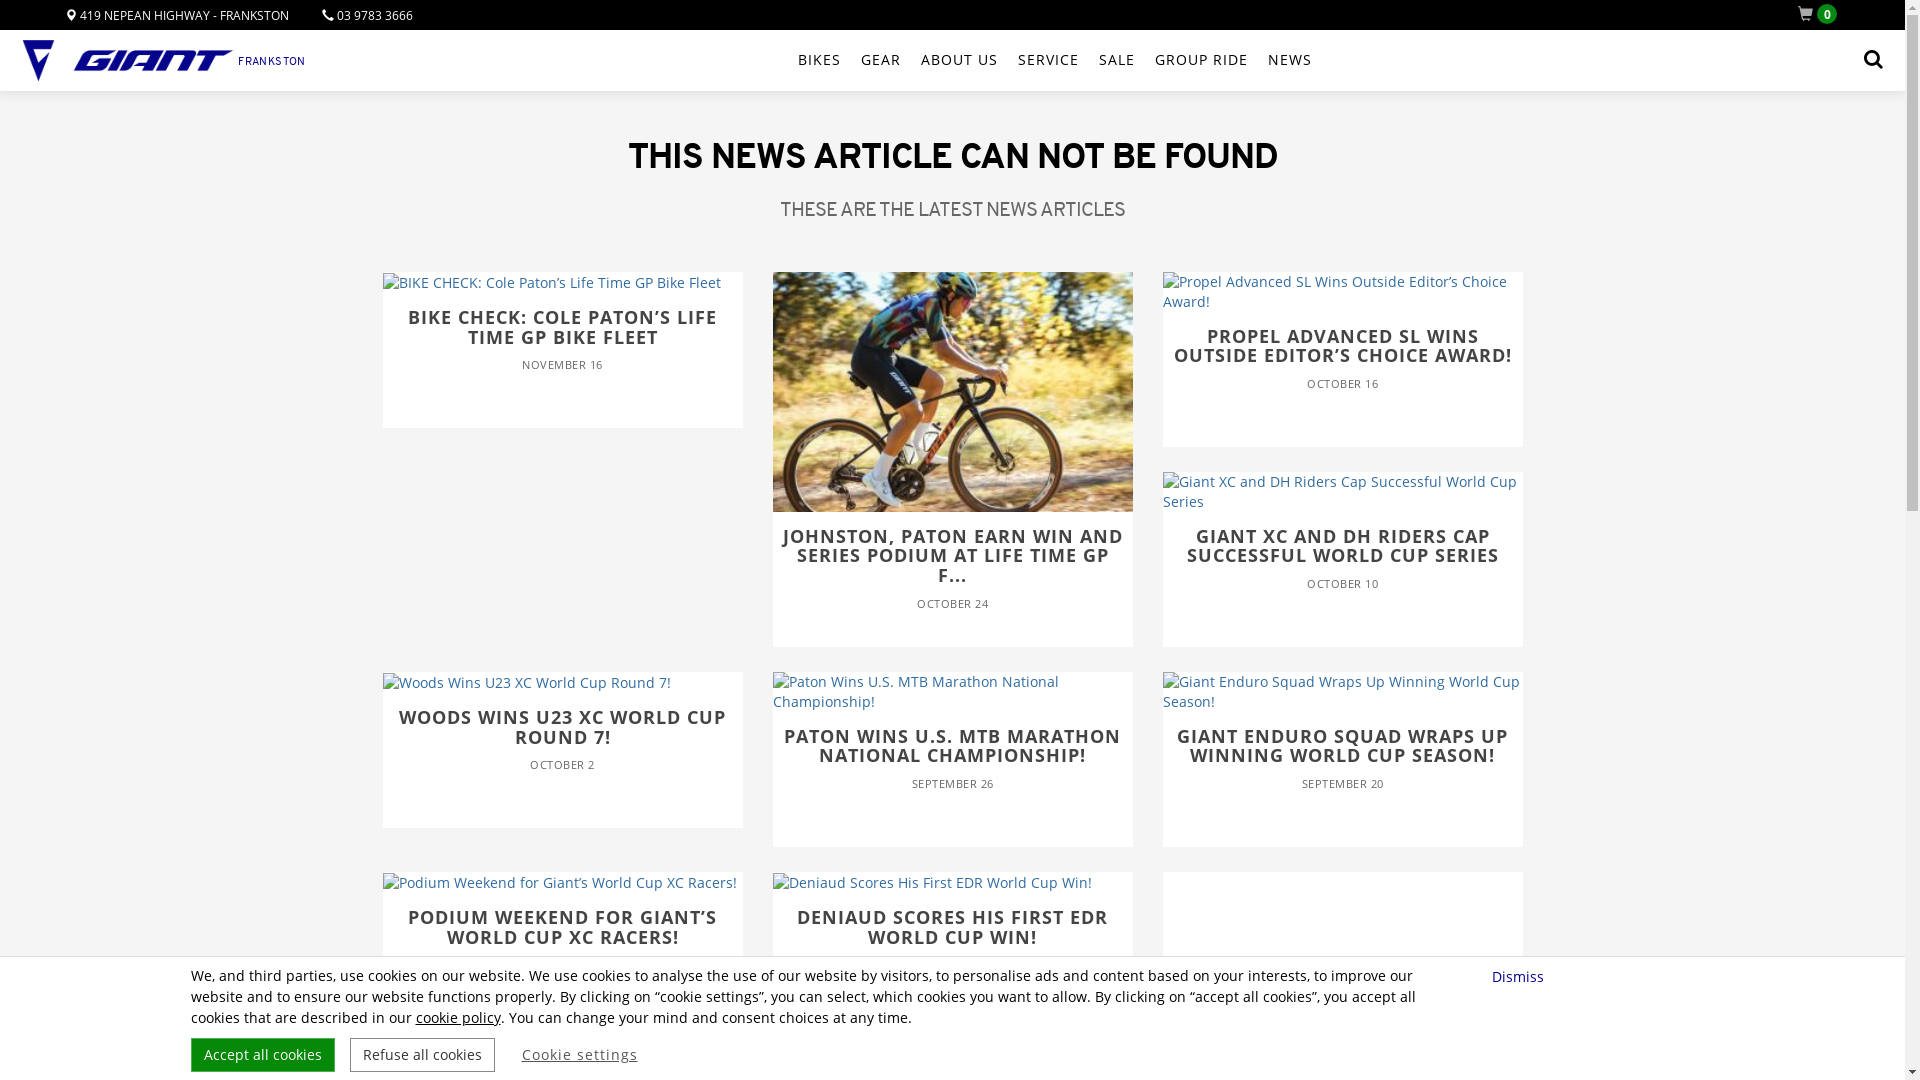  Describe the element at coordinates (950, 940) in the screenshot. I see `'DENIAUD SCORES HIS FIRST EDR WORLD CUP WIN!` at that location.